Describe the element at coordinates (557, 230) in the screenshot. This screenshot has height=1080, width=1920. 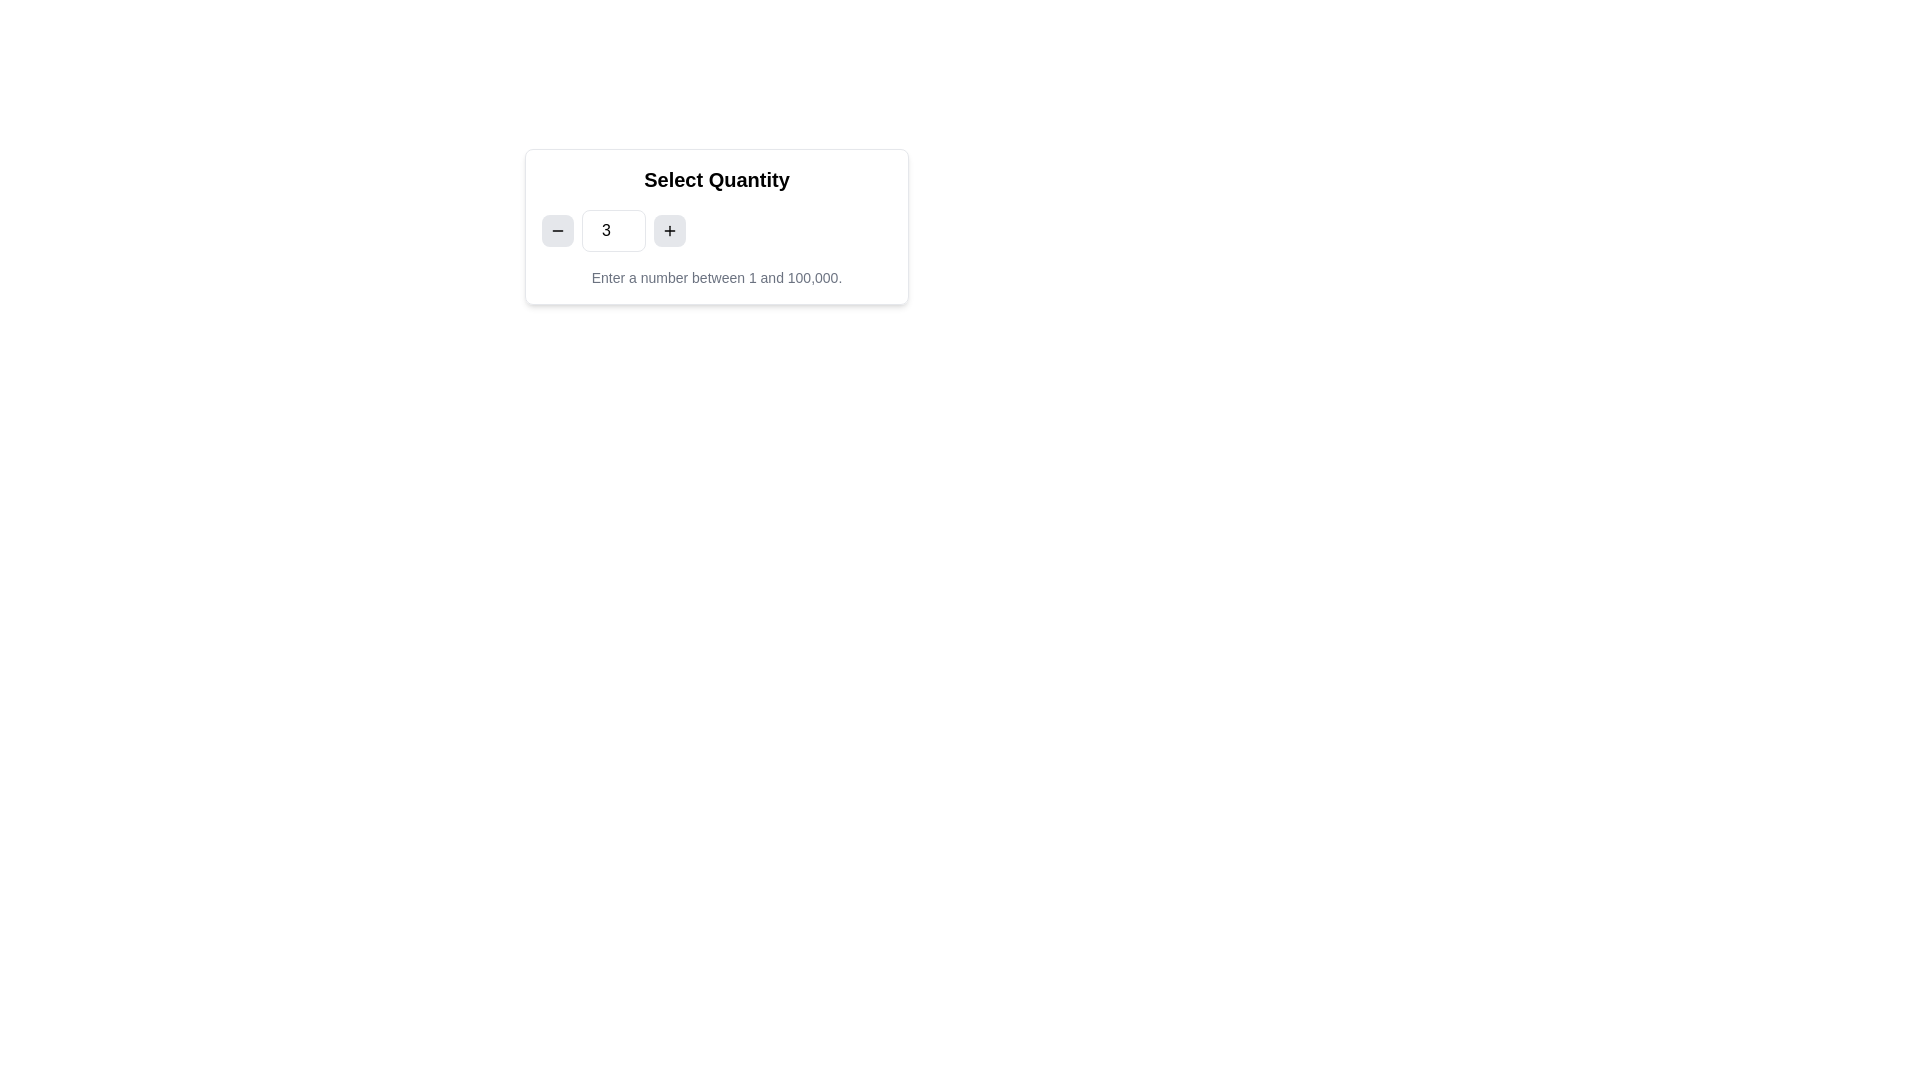
I see `the circular button with a light gray background and a minus icon at its center to decrease the number` at that location.